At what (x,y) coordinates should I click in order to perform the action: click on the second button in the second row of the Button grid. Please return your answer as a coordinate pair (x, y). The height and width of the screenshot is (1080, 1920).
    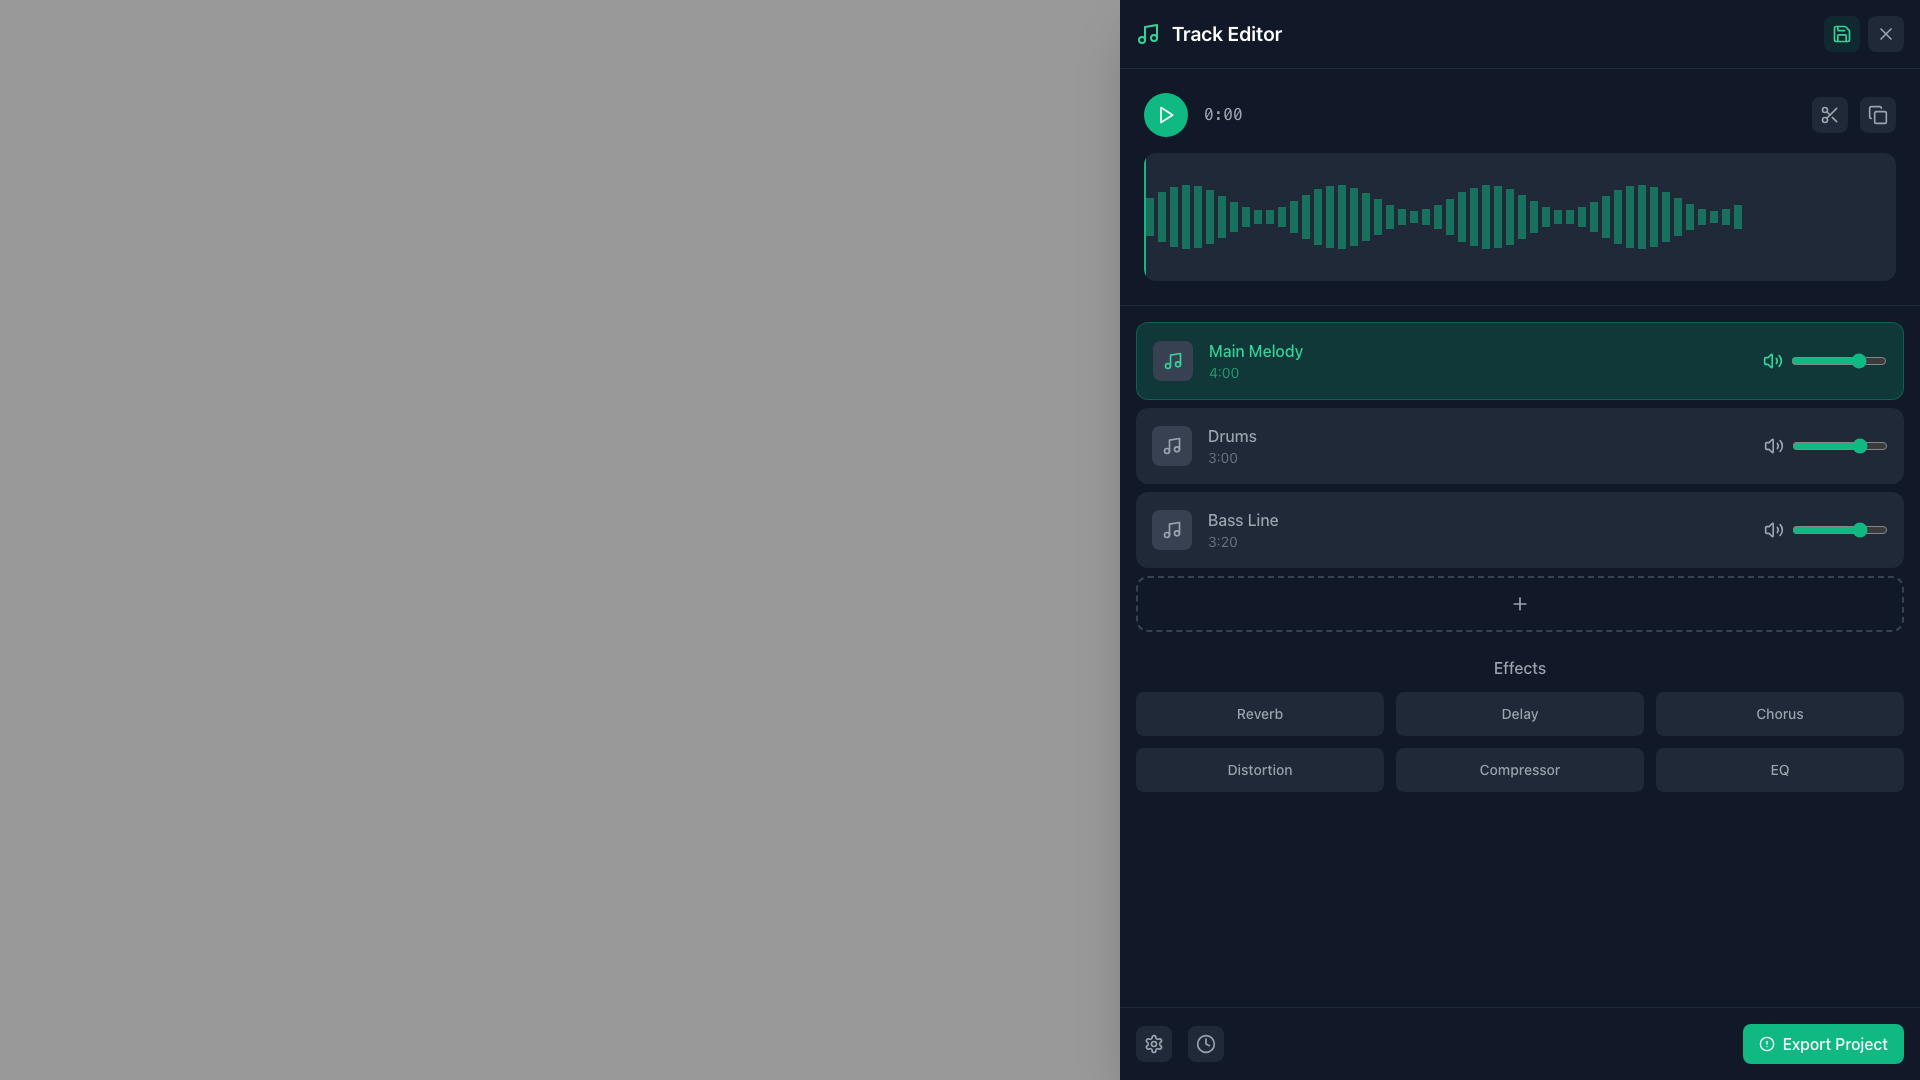
    Looking at the image, I should click on (1520, 741).